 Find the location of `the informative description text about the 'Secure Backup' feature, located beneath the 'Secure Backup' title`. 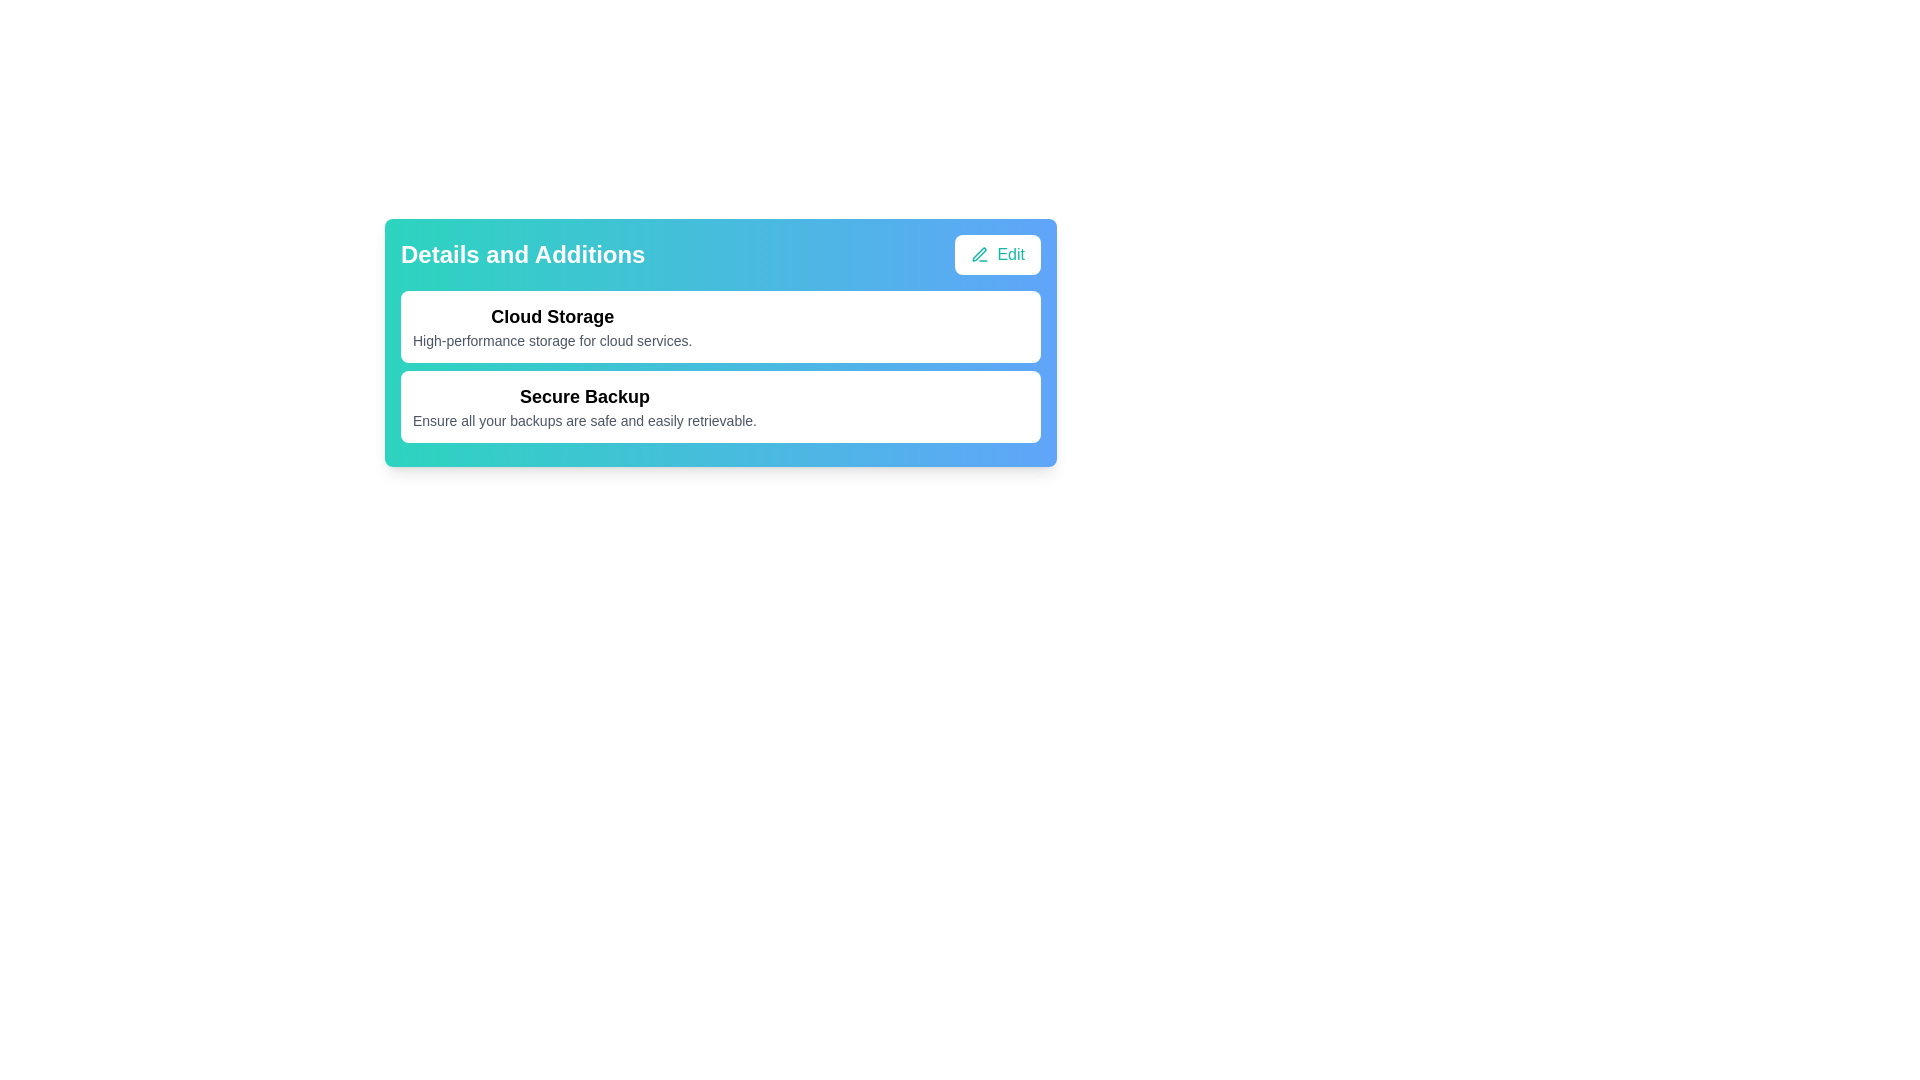

the informative description text about the 'Secure Backup' feature, located beneath the 'Secure Backup' title is located at coordinates (584, 419).